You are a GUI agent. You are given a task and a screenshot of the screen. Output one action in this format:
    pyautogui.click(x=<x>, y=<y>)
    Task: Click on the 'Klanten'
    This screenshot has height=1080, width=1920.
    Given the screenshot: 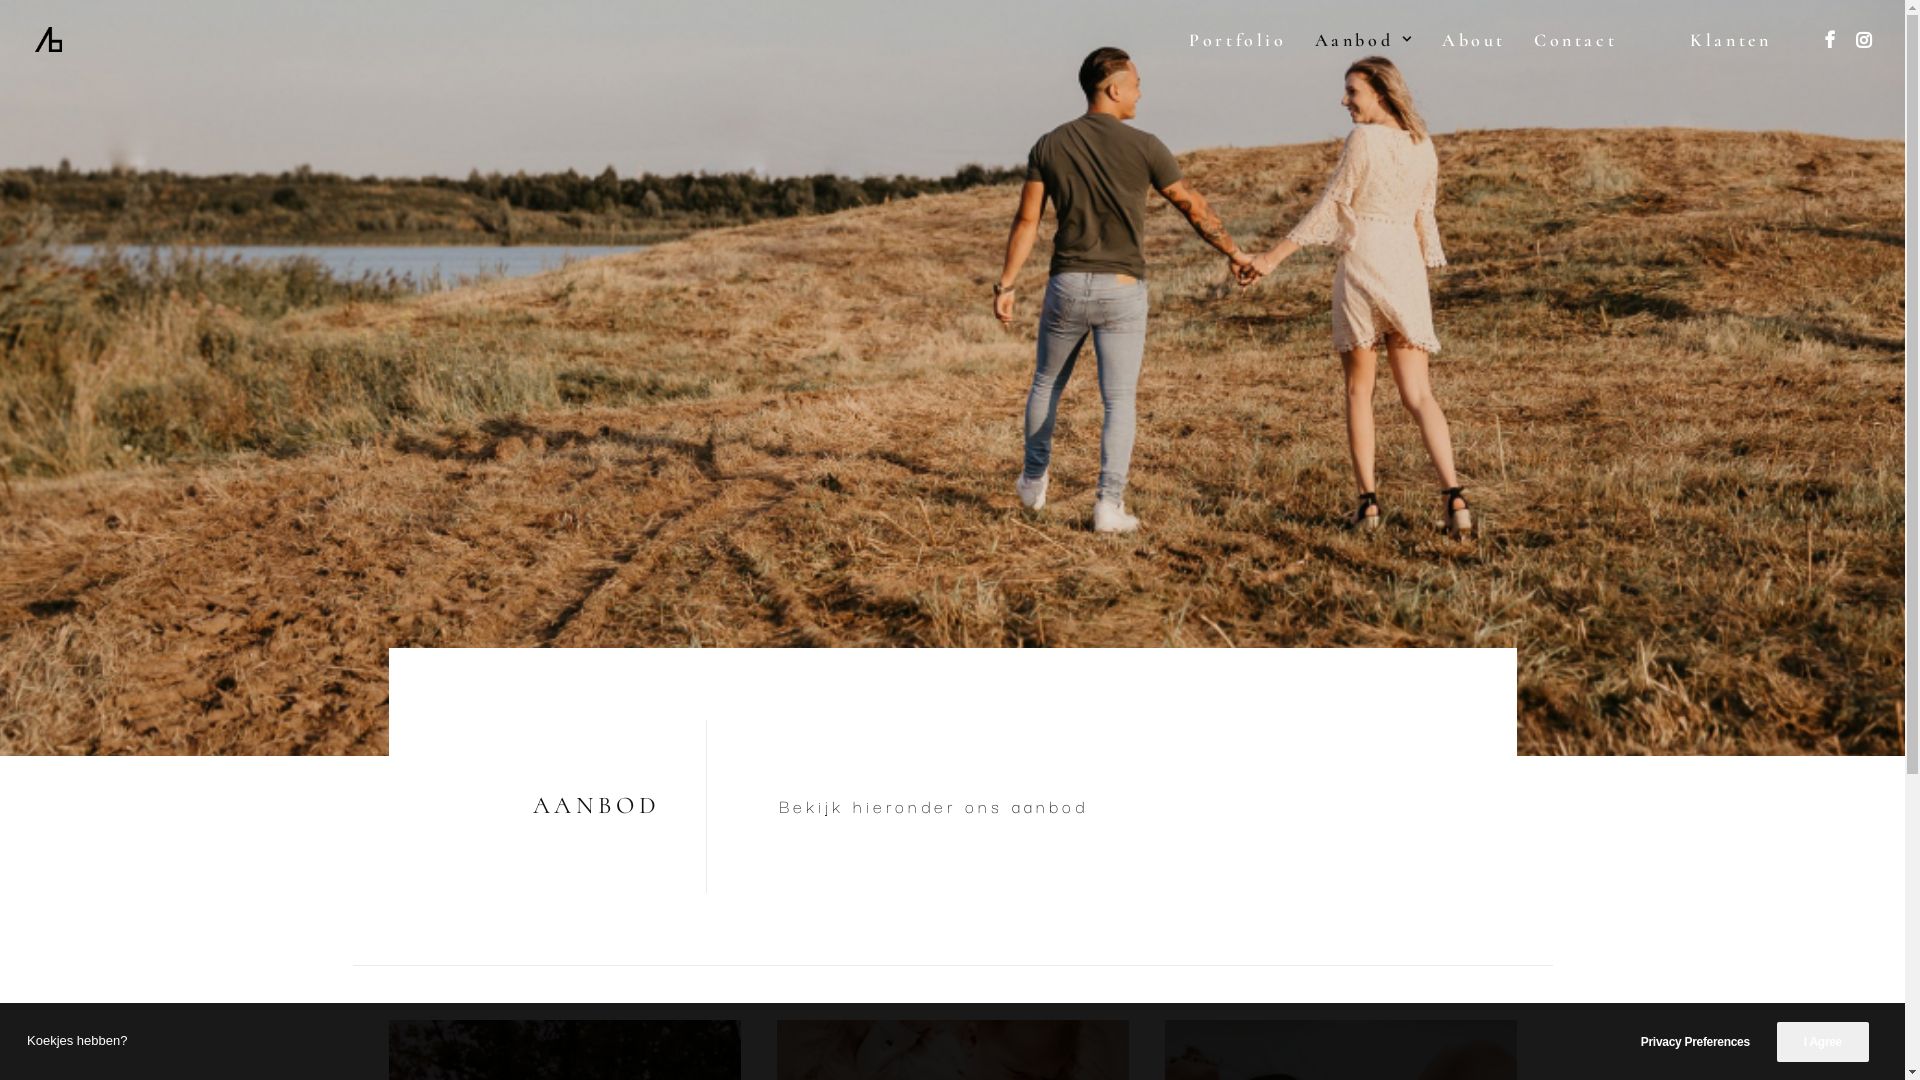 What is the action you would take?
    pyautogui.click(x=1733, y=39)
    